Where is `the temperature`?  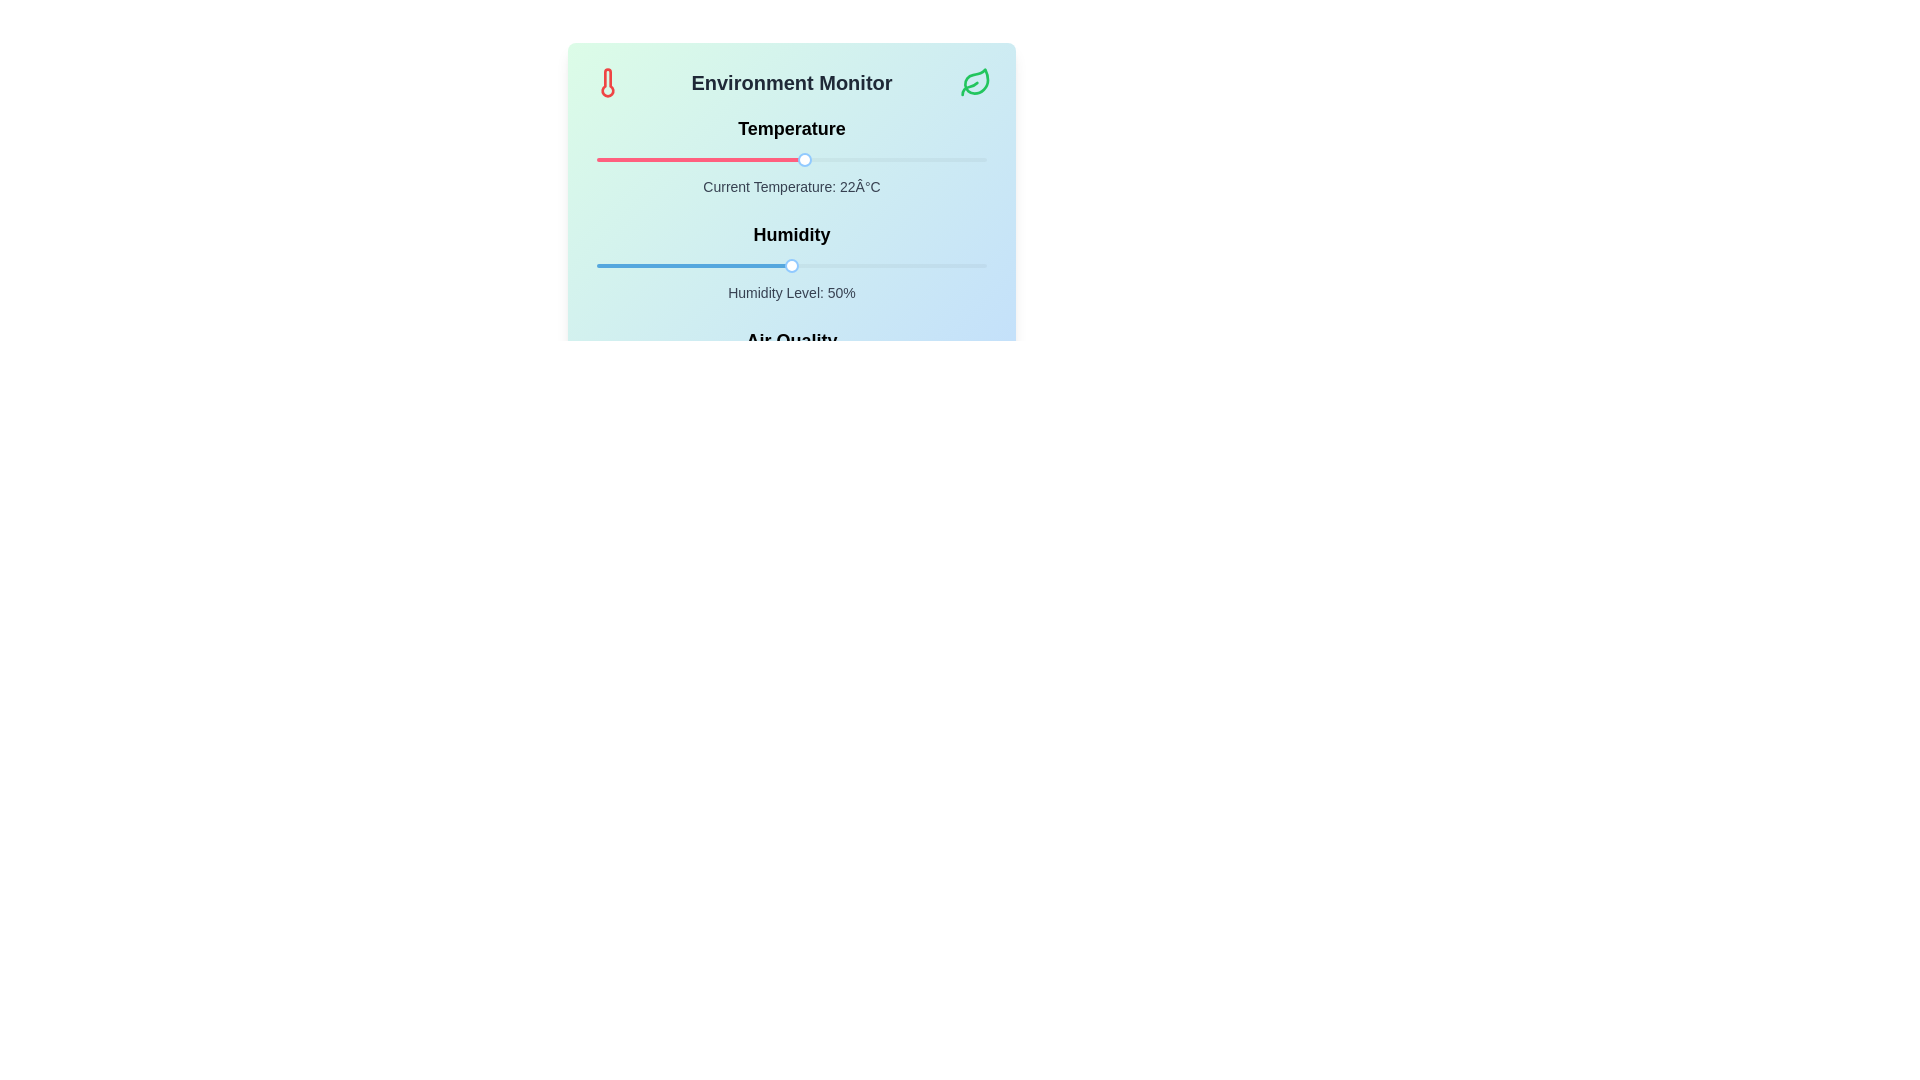 the temperature is located at coordinates (837, 158).